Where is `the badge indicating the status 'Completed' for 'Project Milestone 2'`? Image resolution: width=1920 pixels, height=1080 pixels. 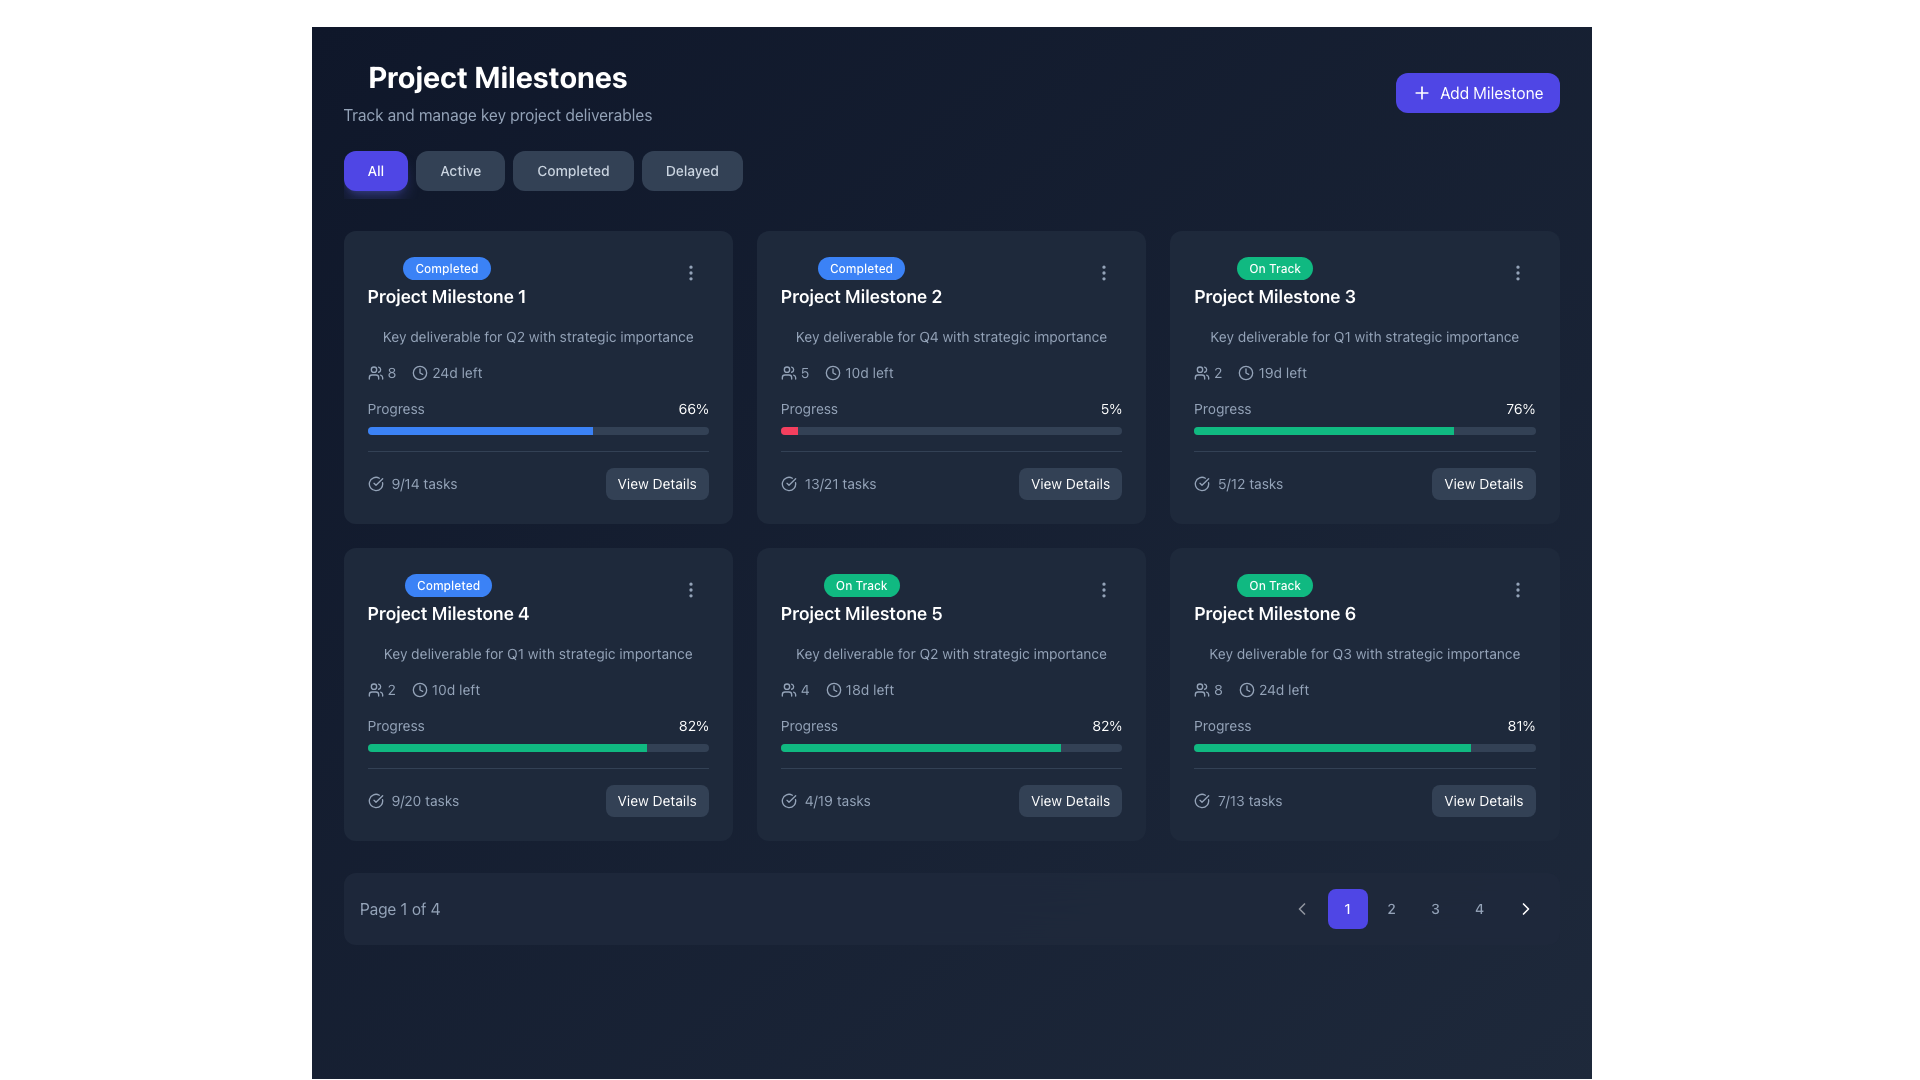 the badge indicating the status 'Completed' for 'Project Milestone 2' is located at coordinates (861, 282).